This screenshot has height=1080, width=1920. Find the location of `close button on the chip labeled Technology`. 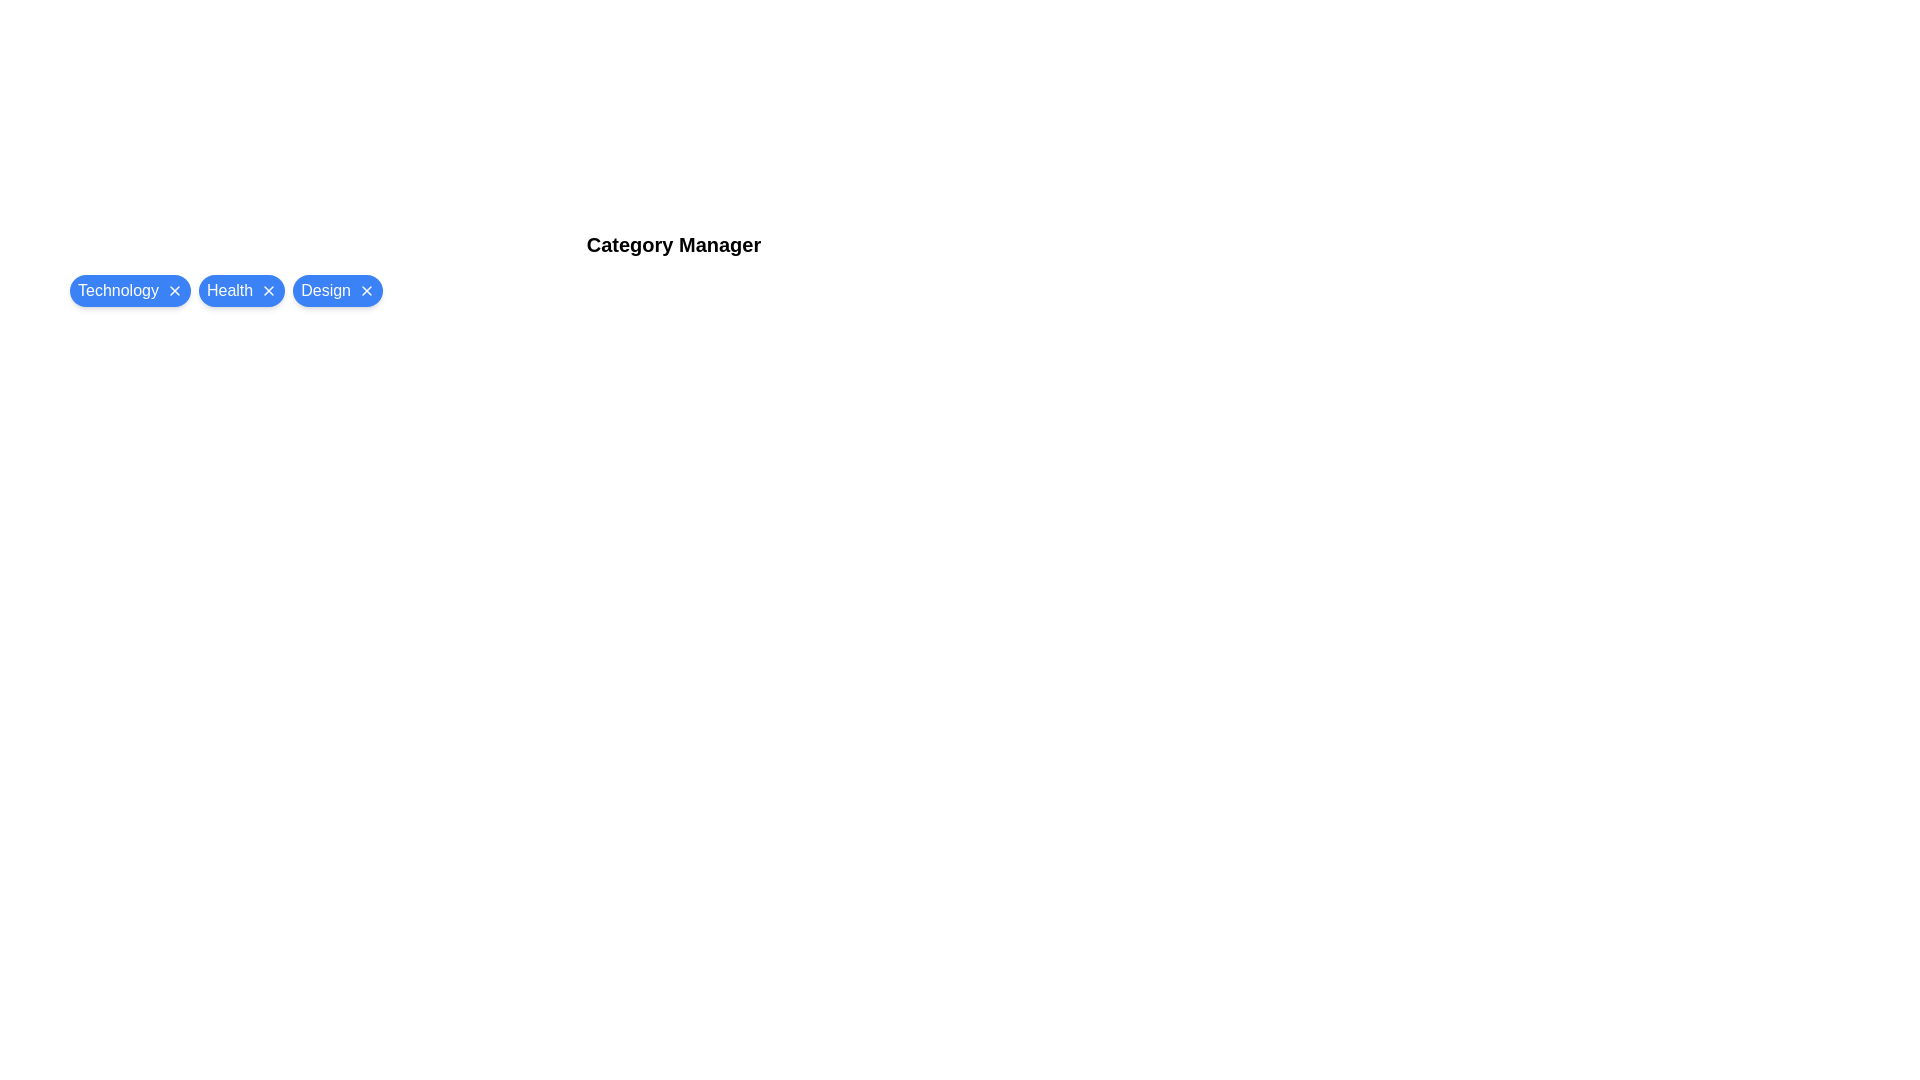

close button on the chip labeled Technology is located at coordinates (174, 290).